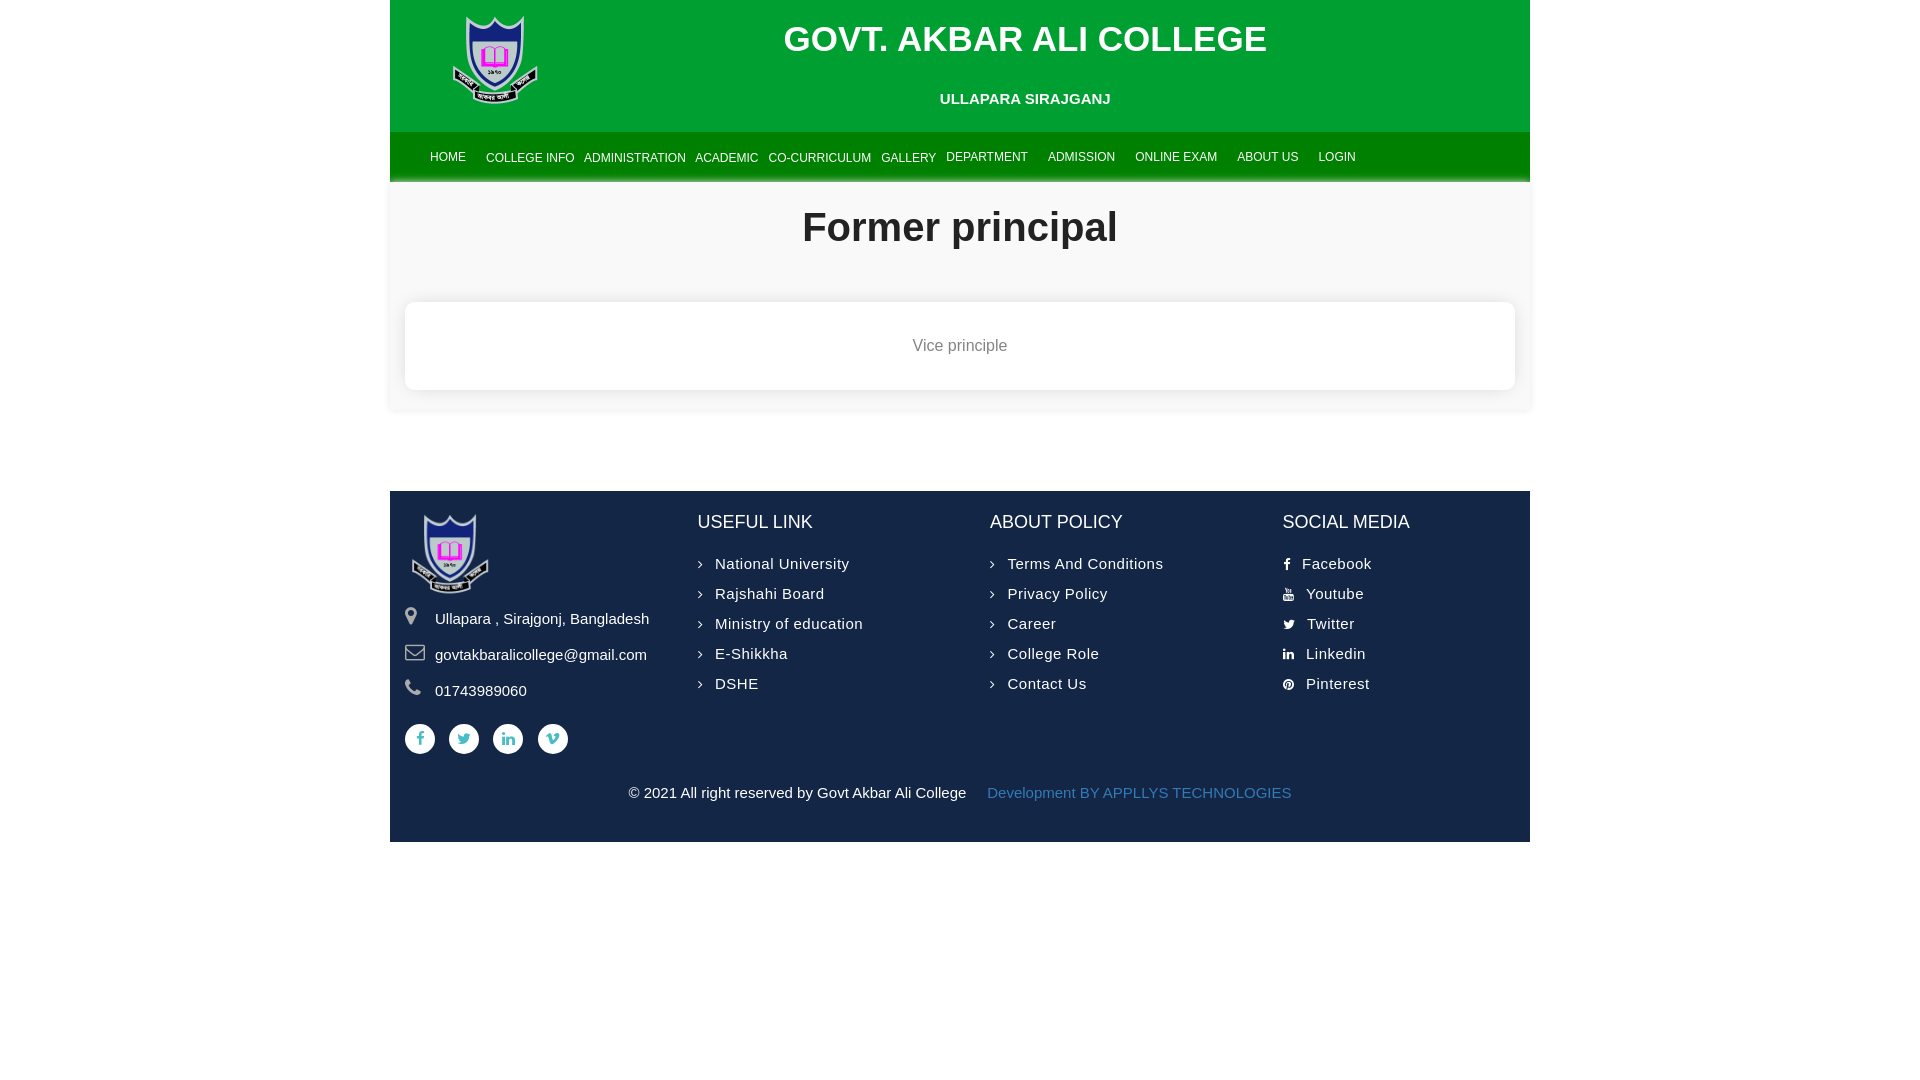 Image resolution: width=1920 pixels, height=1080 pixels. What do you see at coordinates (727, 682) in the screenshot?
I see `'DSHE'` at bounding box center [727, 682].